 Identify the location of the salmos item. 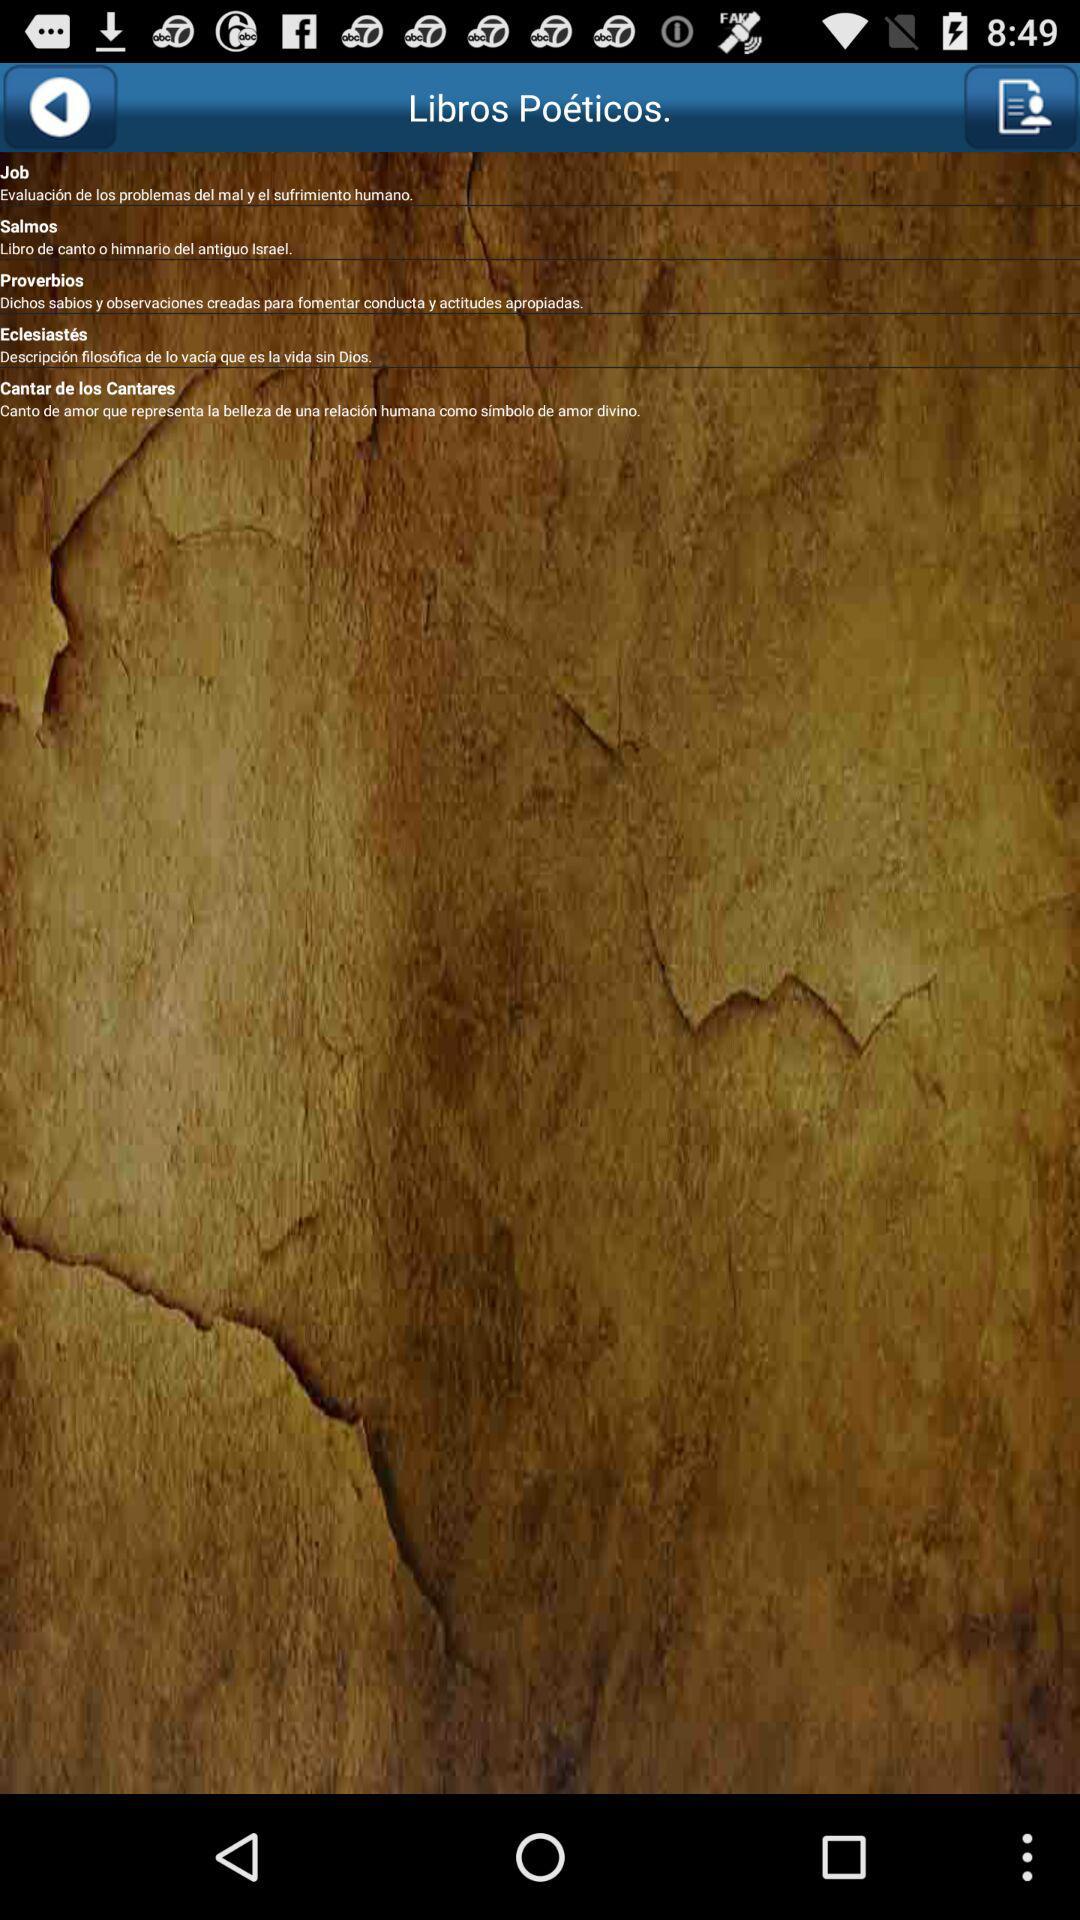
(540, 221).